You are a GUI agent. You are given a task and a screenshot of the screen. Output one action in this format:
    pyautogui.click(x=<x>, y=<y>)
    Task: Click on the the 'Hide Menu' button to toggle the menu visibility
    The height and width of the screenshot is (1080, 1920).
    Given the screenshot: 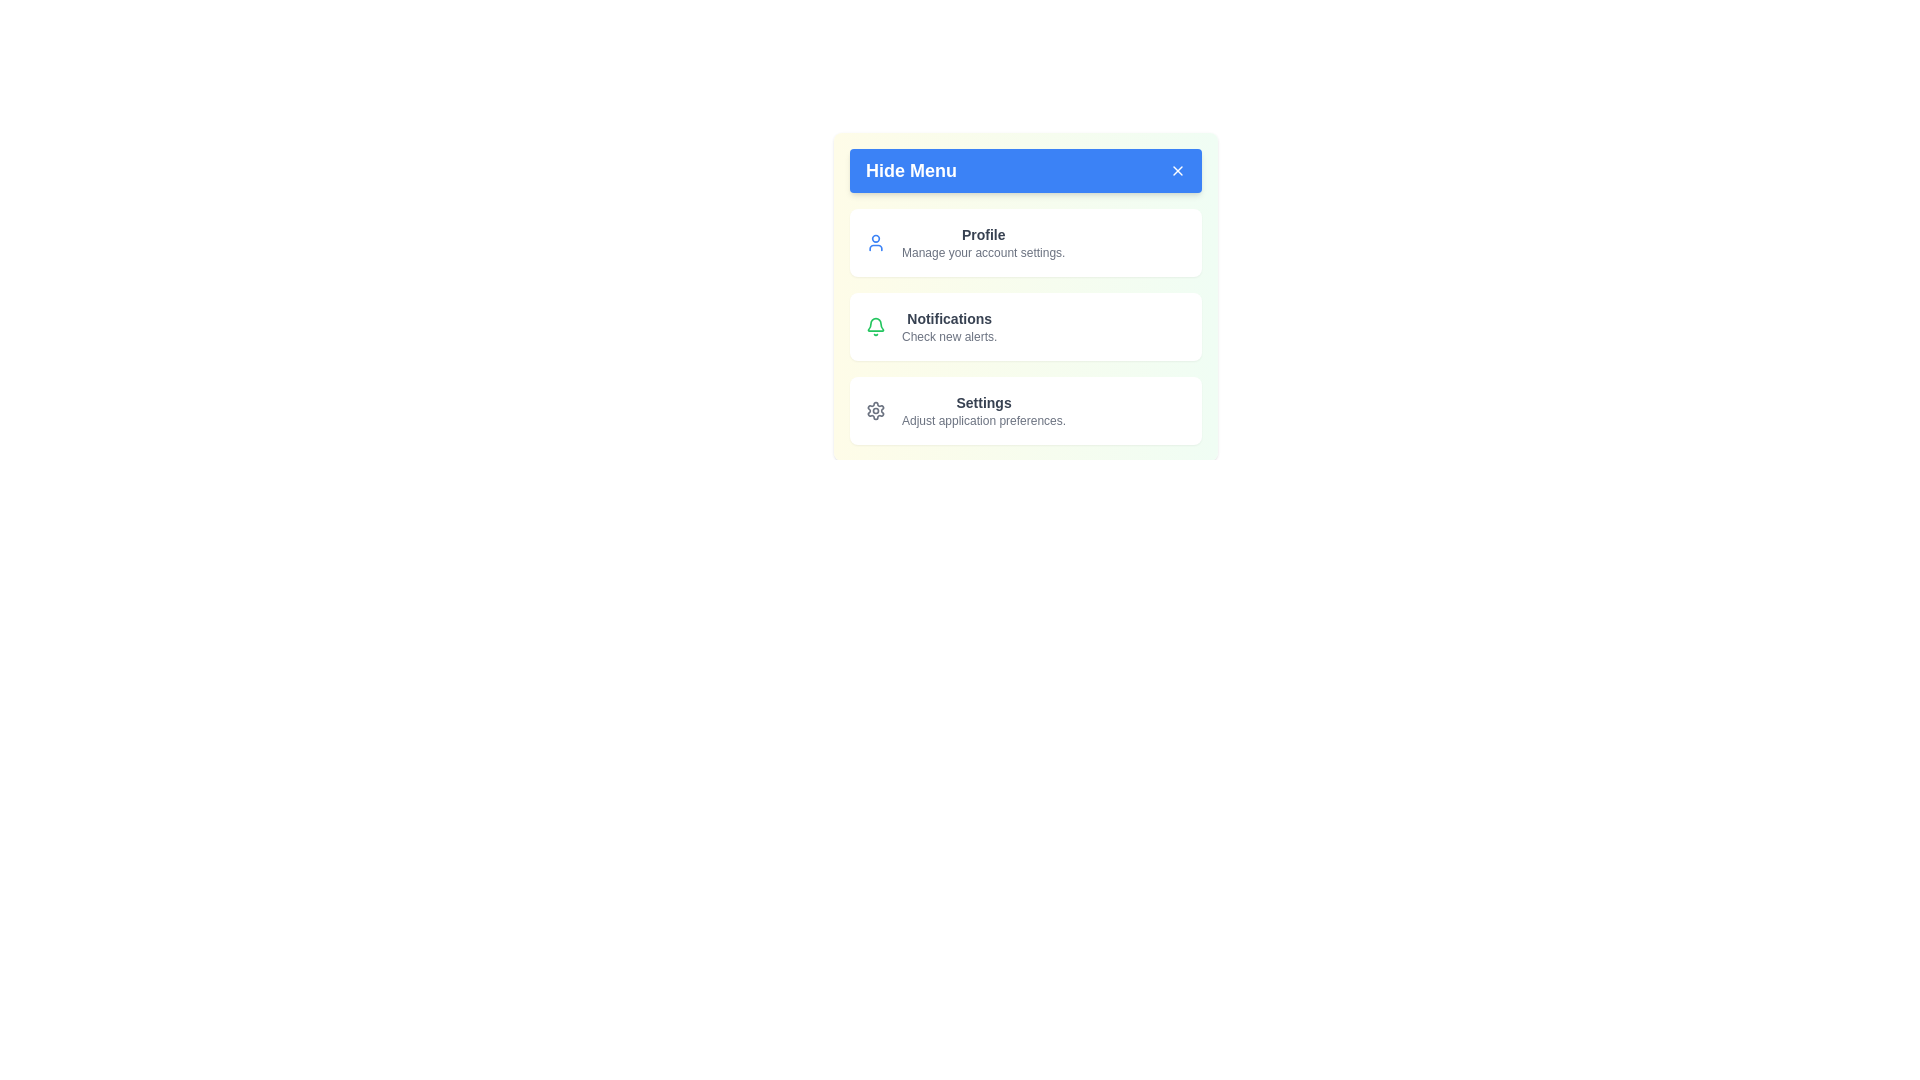 What is the action you would take?
    pyautogui.click(x=1026, y=169)
    